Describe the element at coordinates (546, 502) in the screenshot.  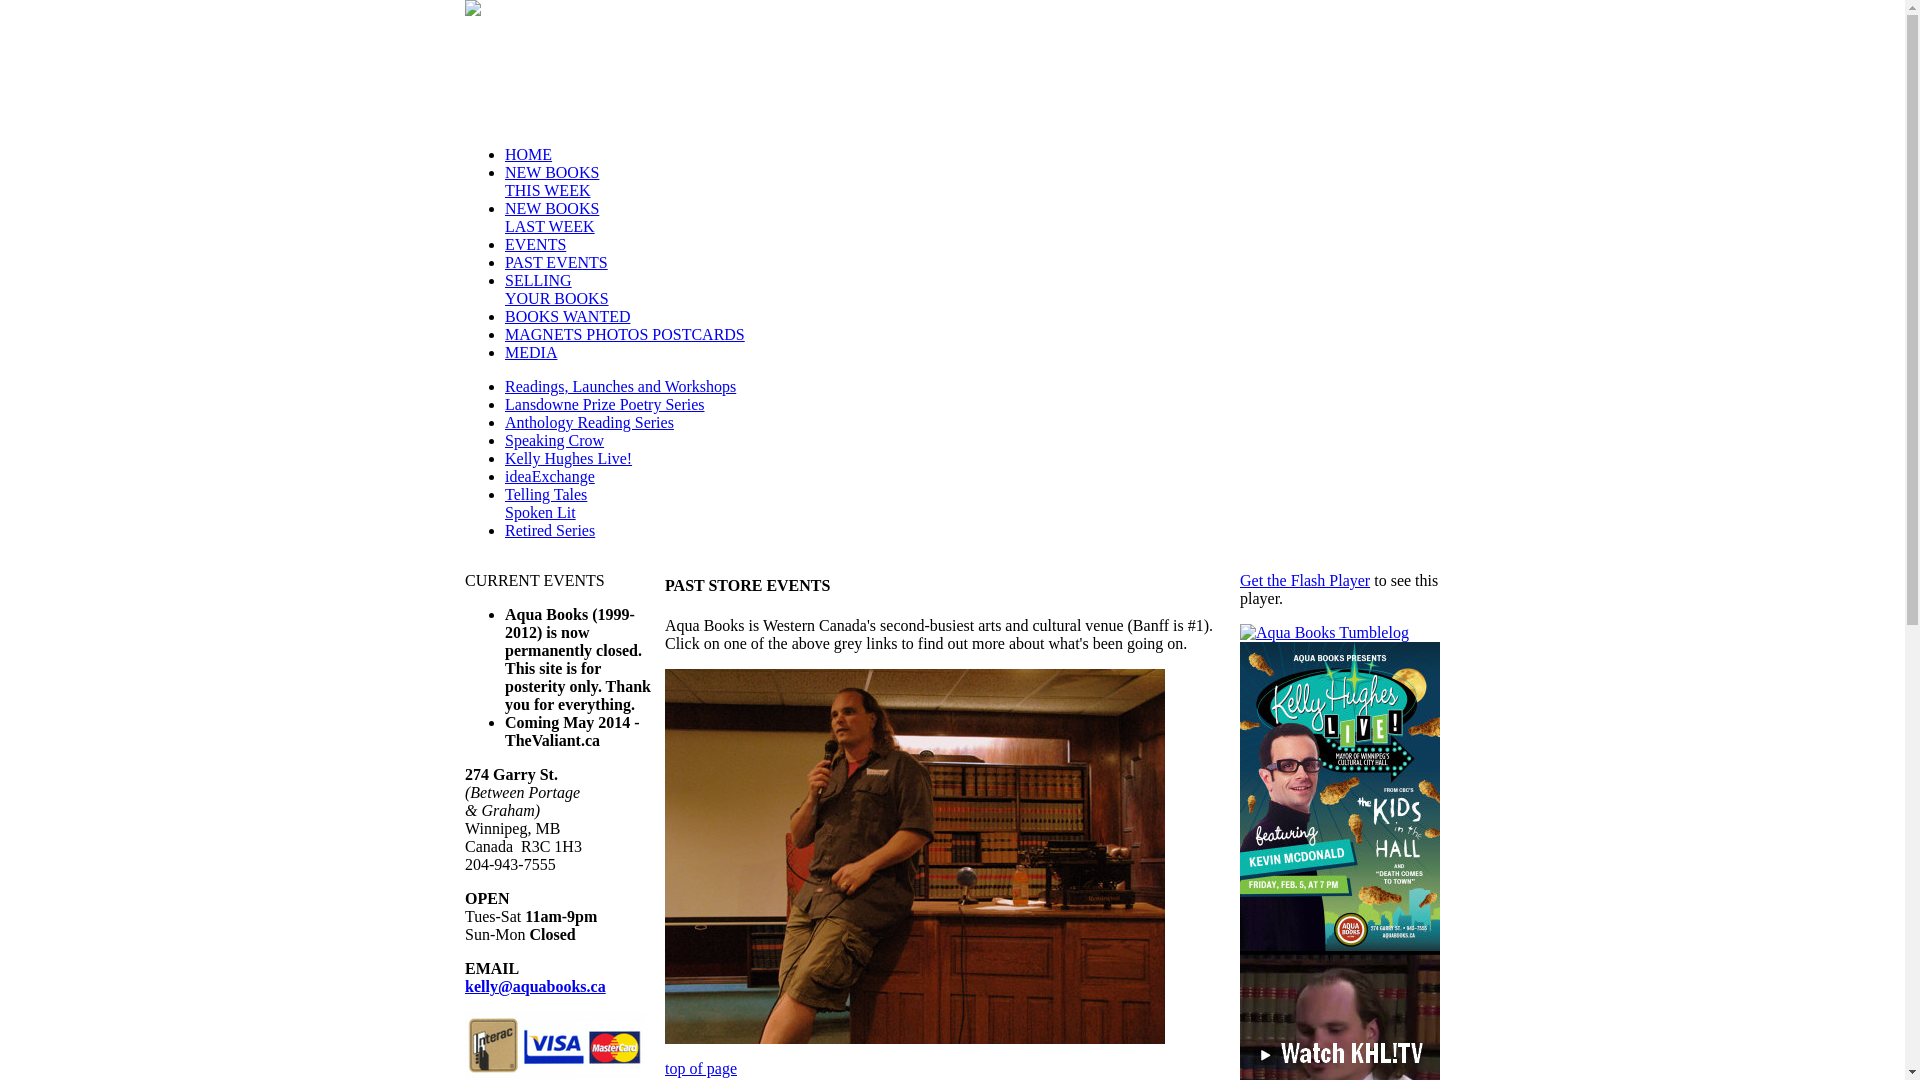
I see `'Telling Tales` at that location.